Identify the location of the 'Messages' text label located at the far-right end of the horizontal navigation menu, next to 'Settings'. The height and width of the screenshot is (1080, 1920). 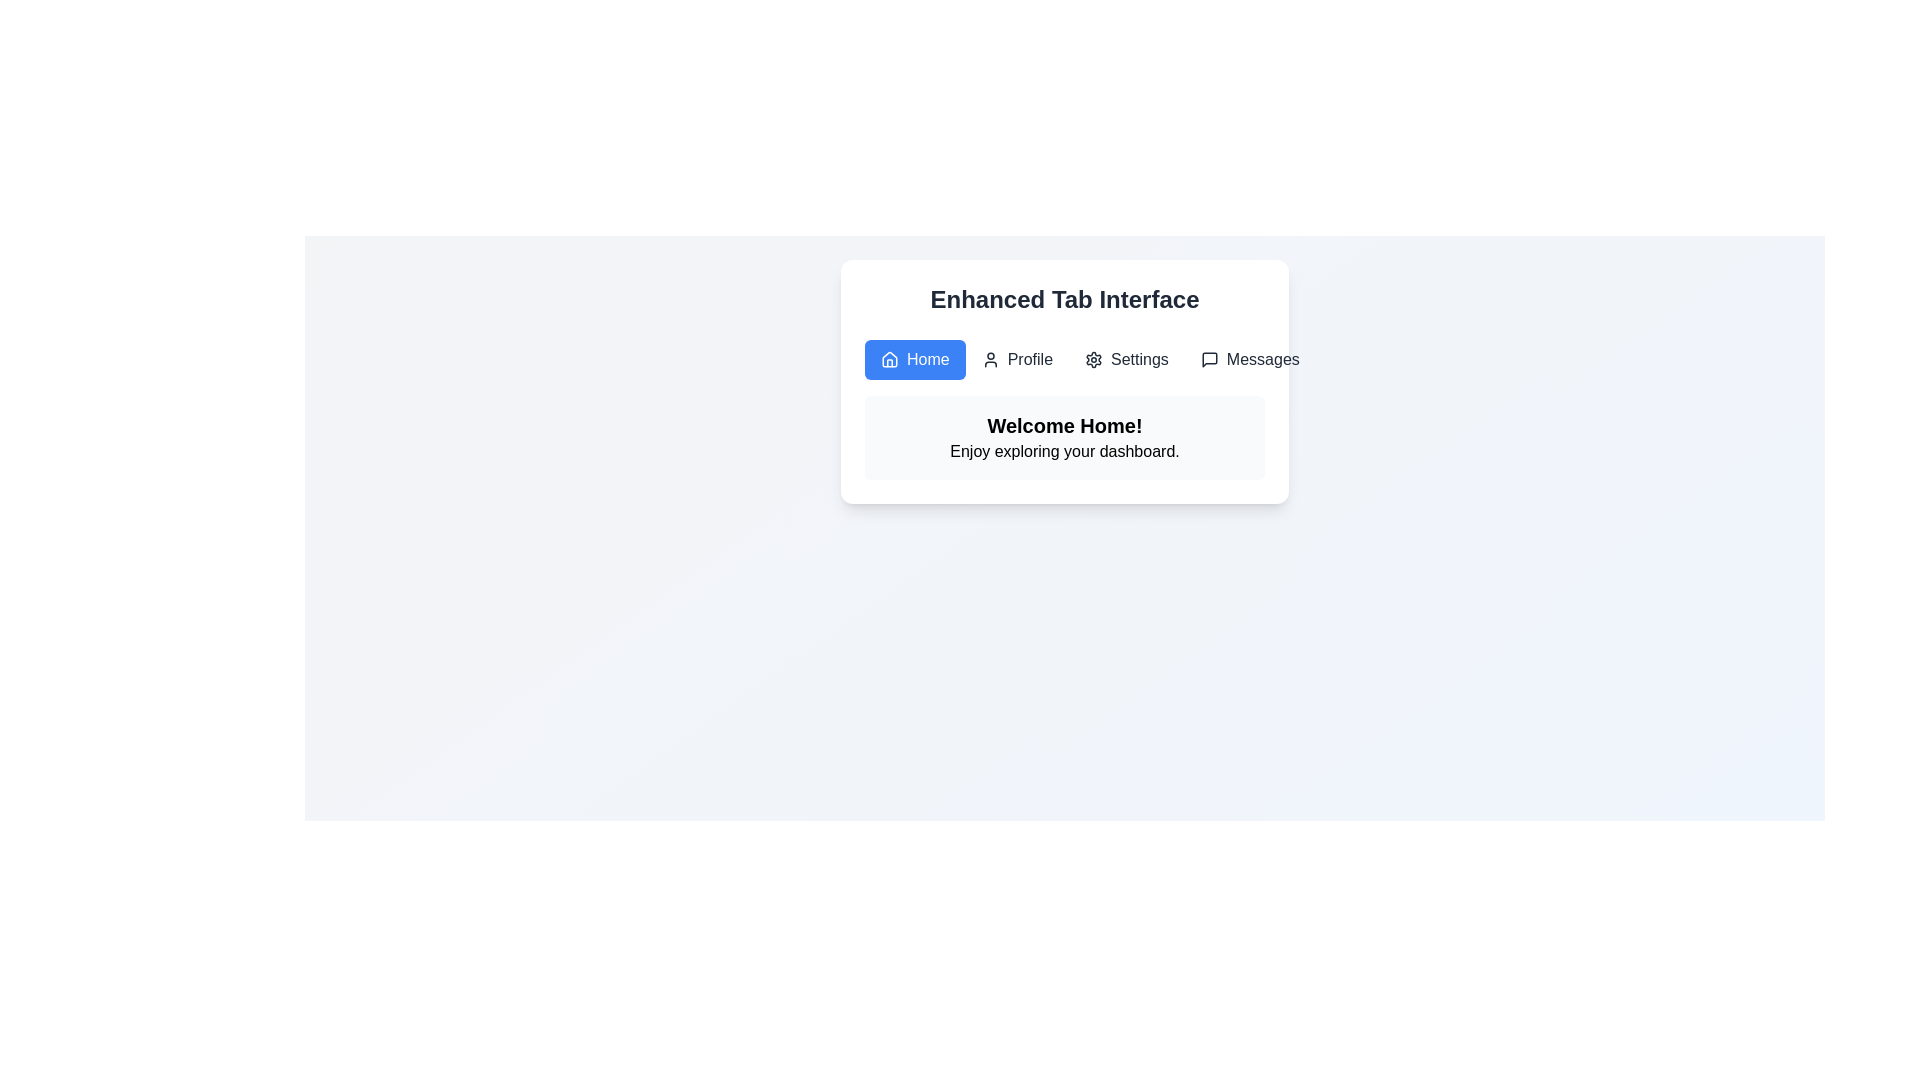
(1262, 358).